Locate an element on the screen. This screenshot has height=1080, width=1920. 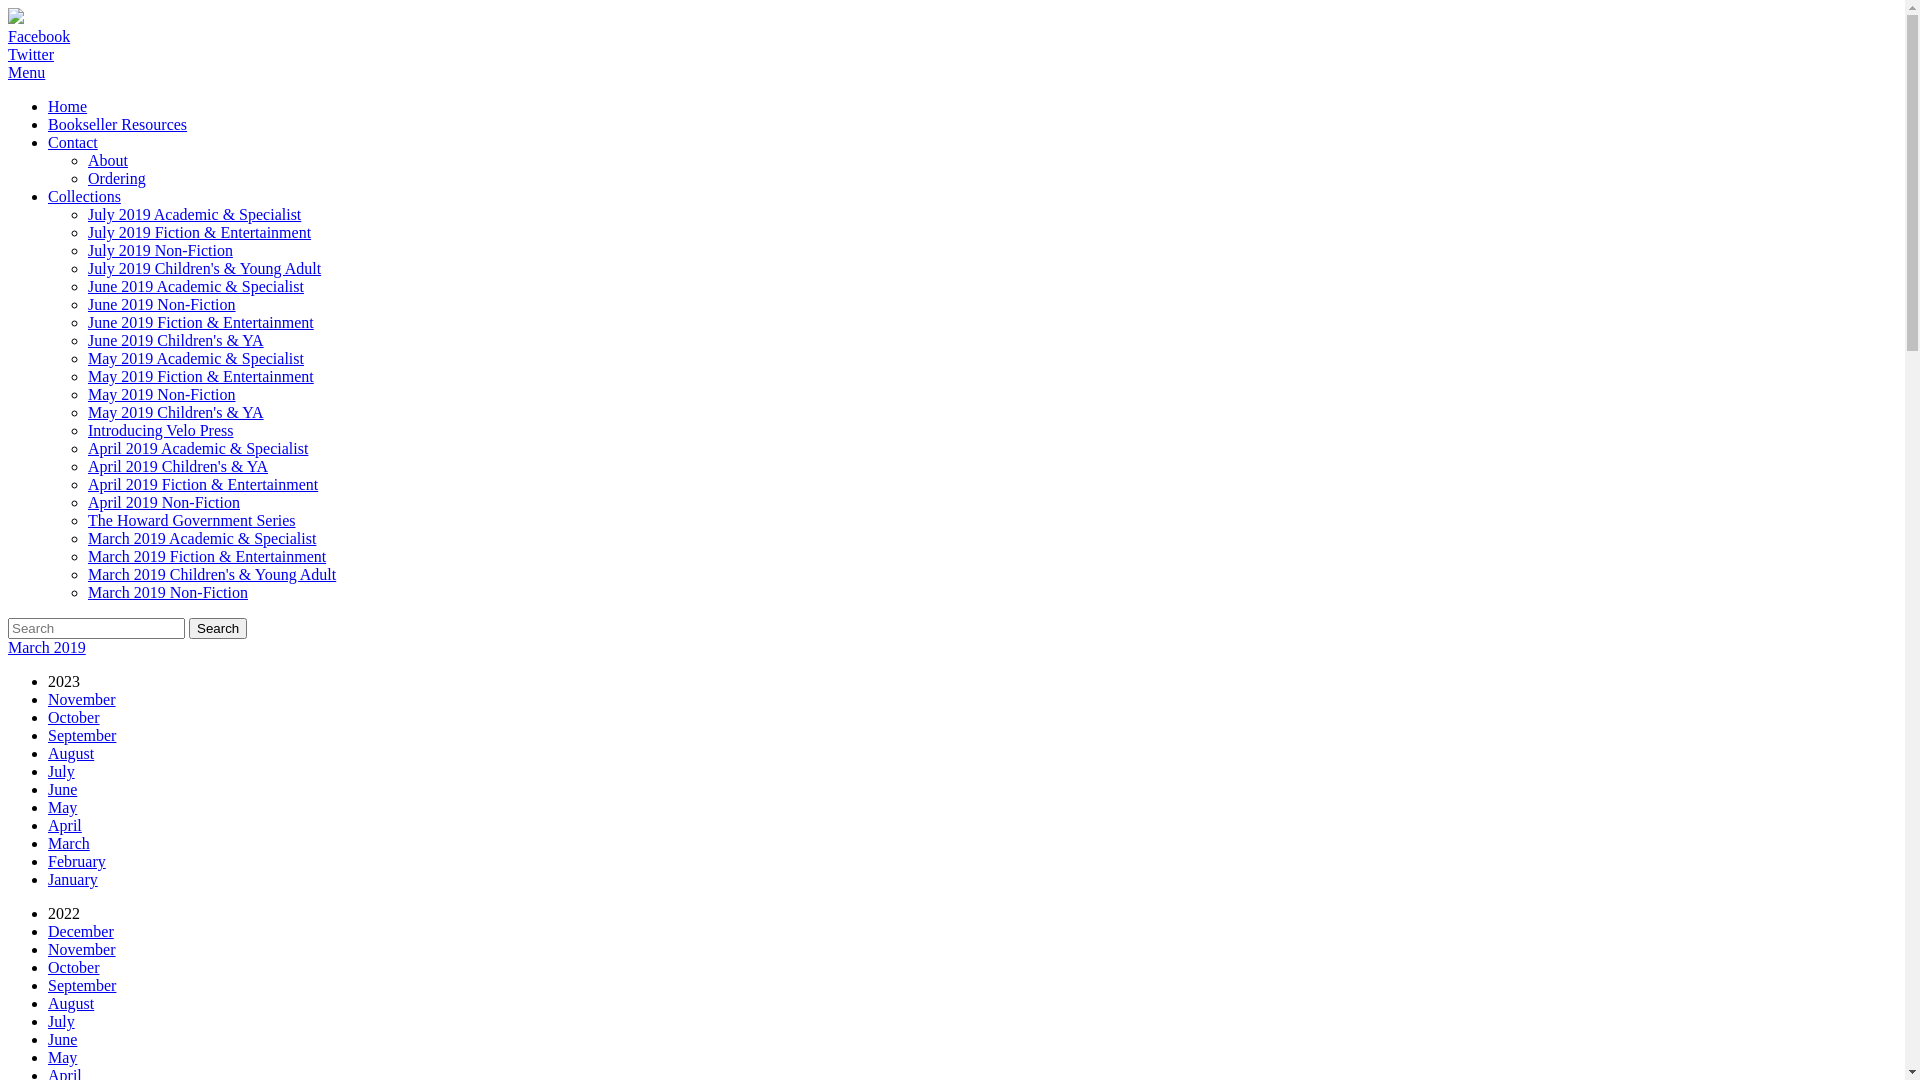
'June 2019 Fiction & Entertainment' is located at coordinates (86, 321).